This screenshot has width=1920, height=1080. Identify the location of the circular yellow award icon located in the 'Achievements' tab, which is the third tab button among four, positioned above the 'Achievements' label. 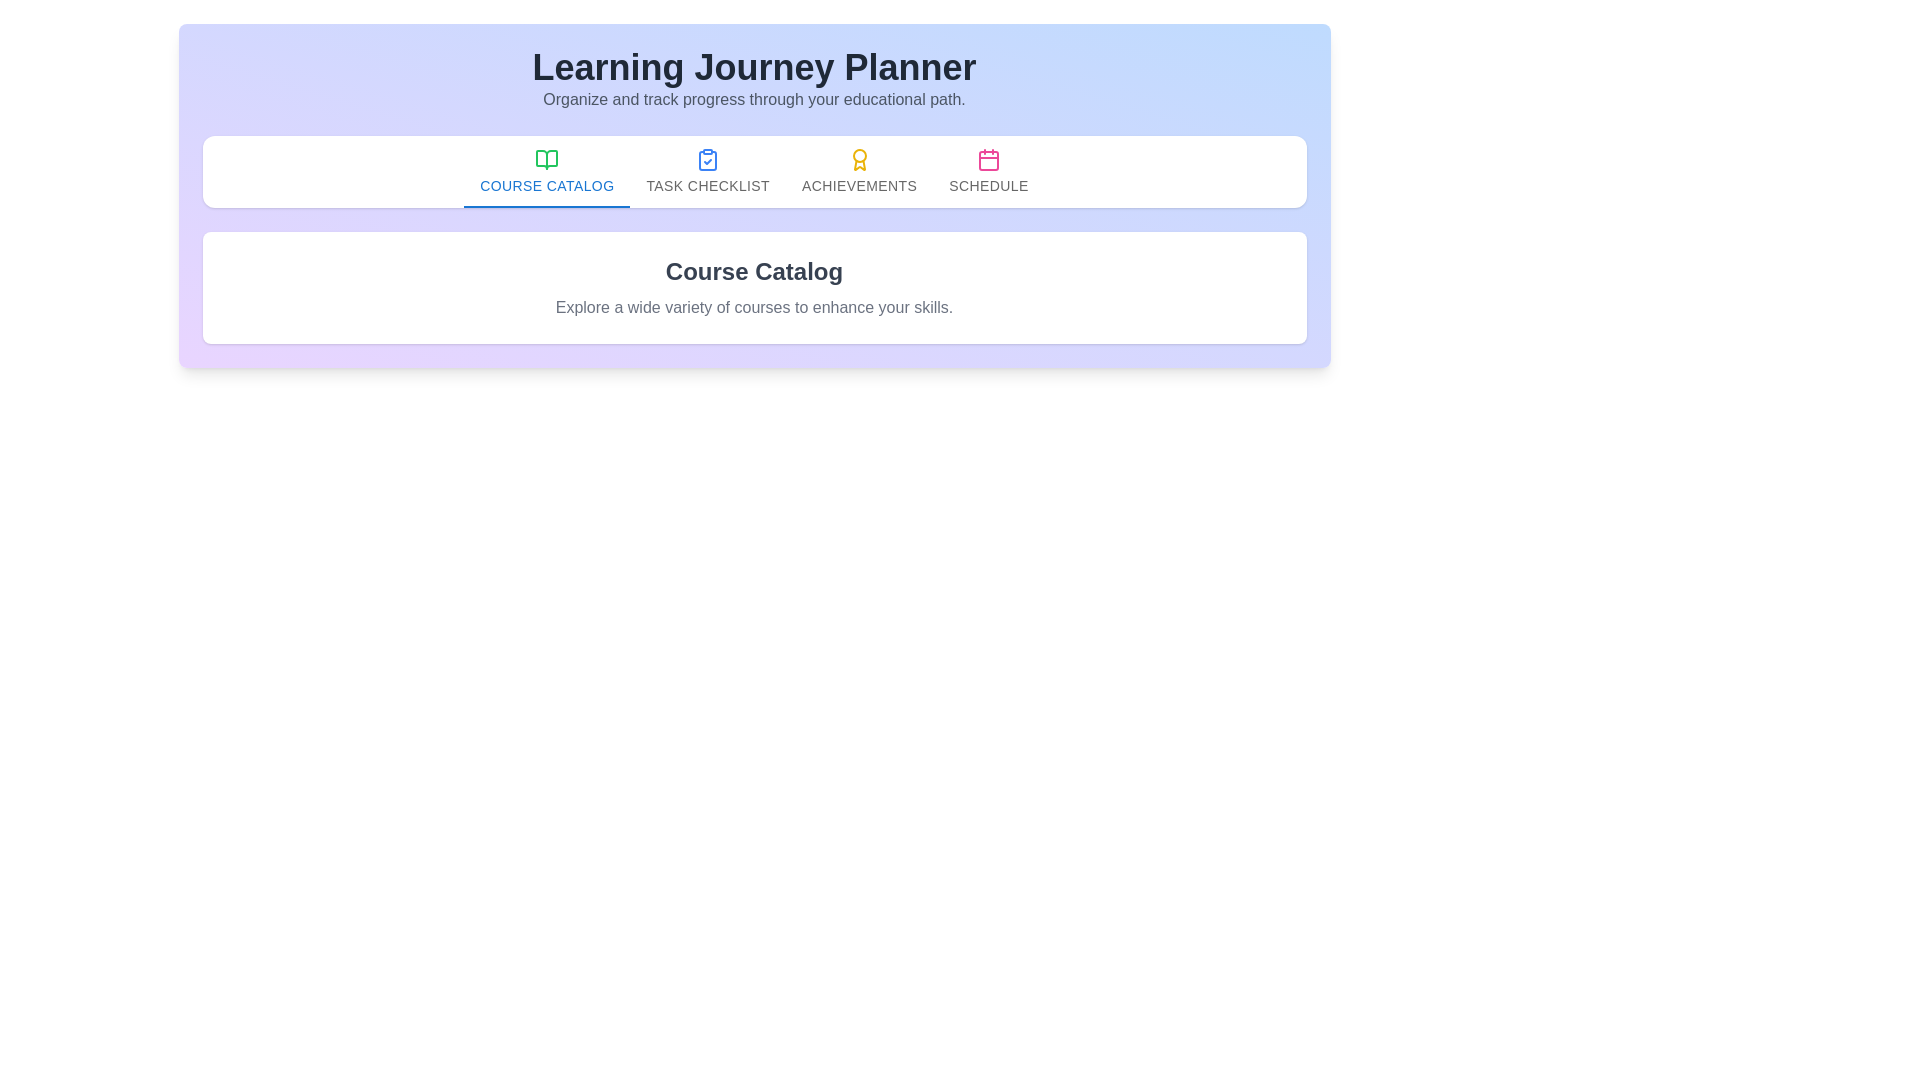
(859, 159).